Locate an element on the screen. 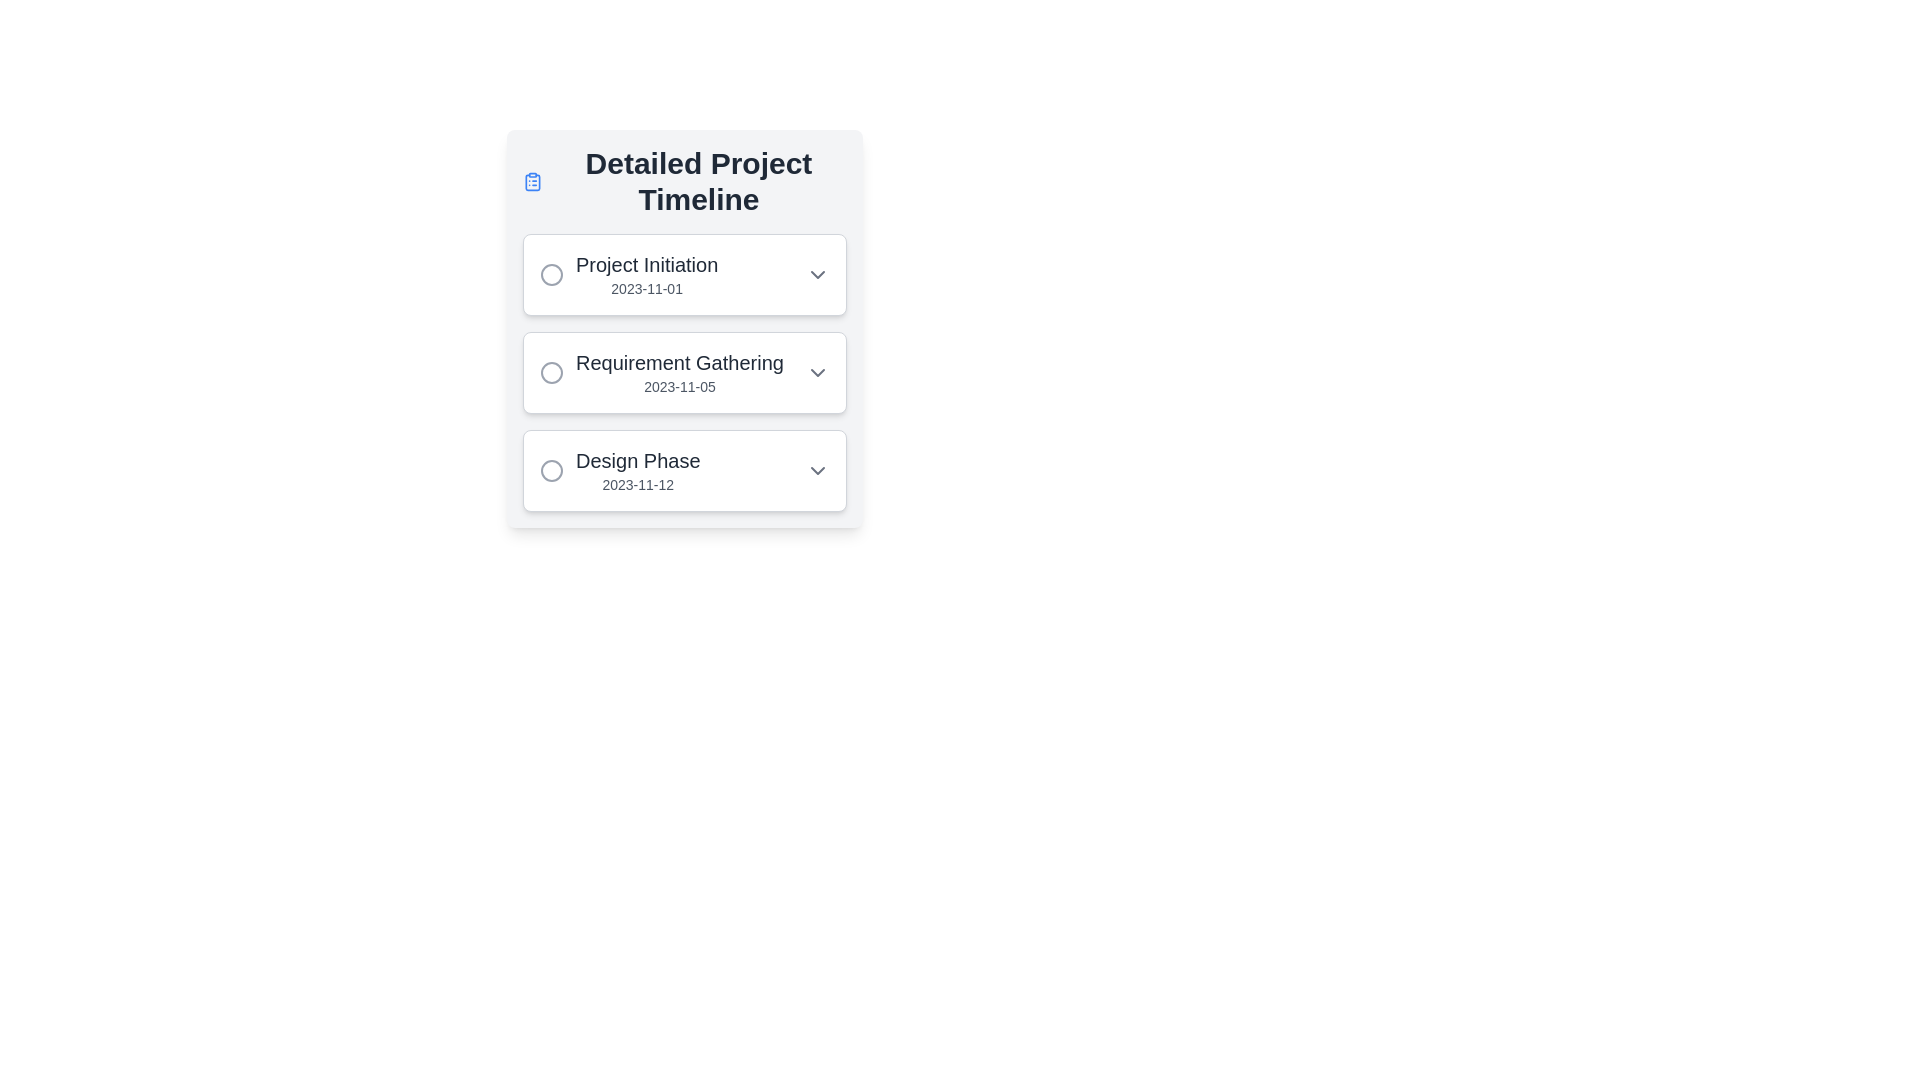 The width and height of the screenshot is (1920, 1080). the third row in the timeline labeled 'Design Phase' is located at coordinates (685, 470).